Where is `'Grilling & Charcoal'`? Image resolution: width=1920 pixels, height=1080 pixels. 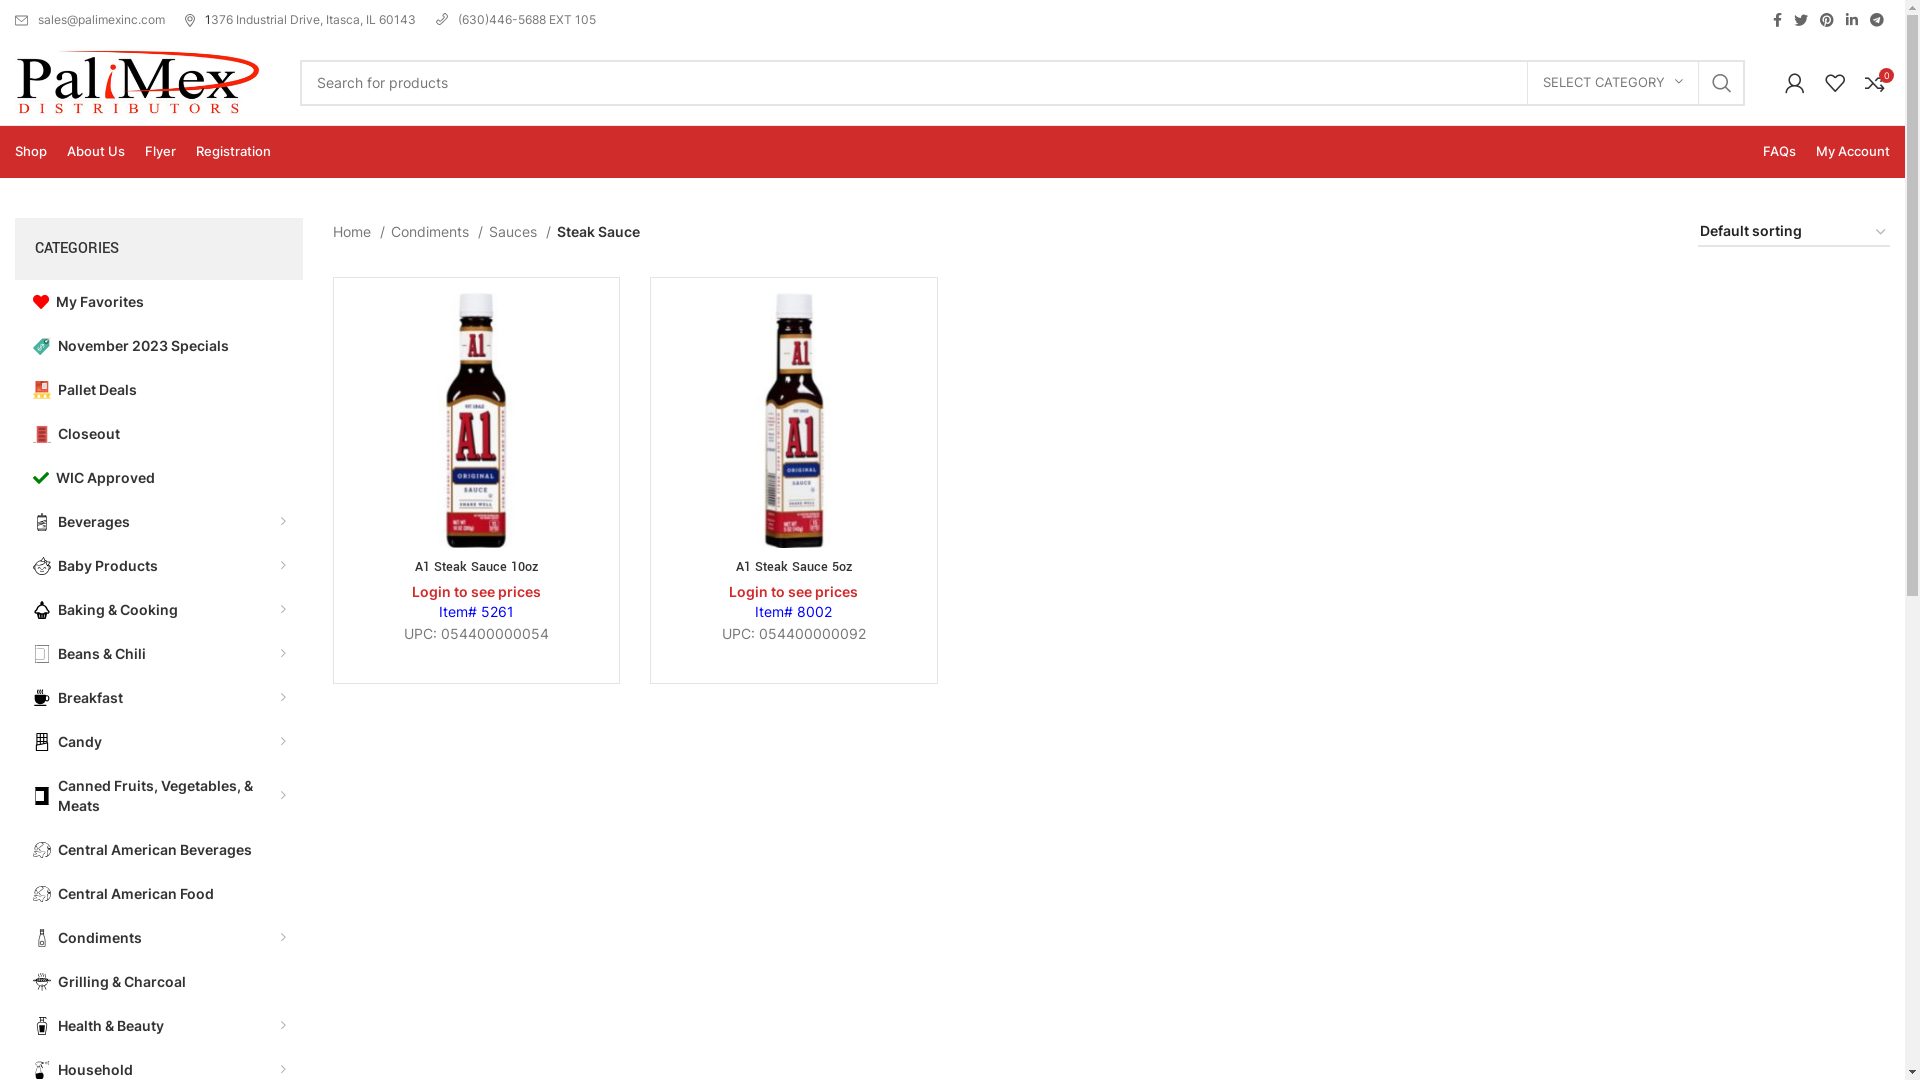 'Grilling & Charcoal' is located at coordinates (157, 981).